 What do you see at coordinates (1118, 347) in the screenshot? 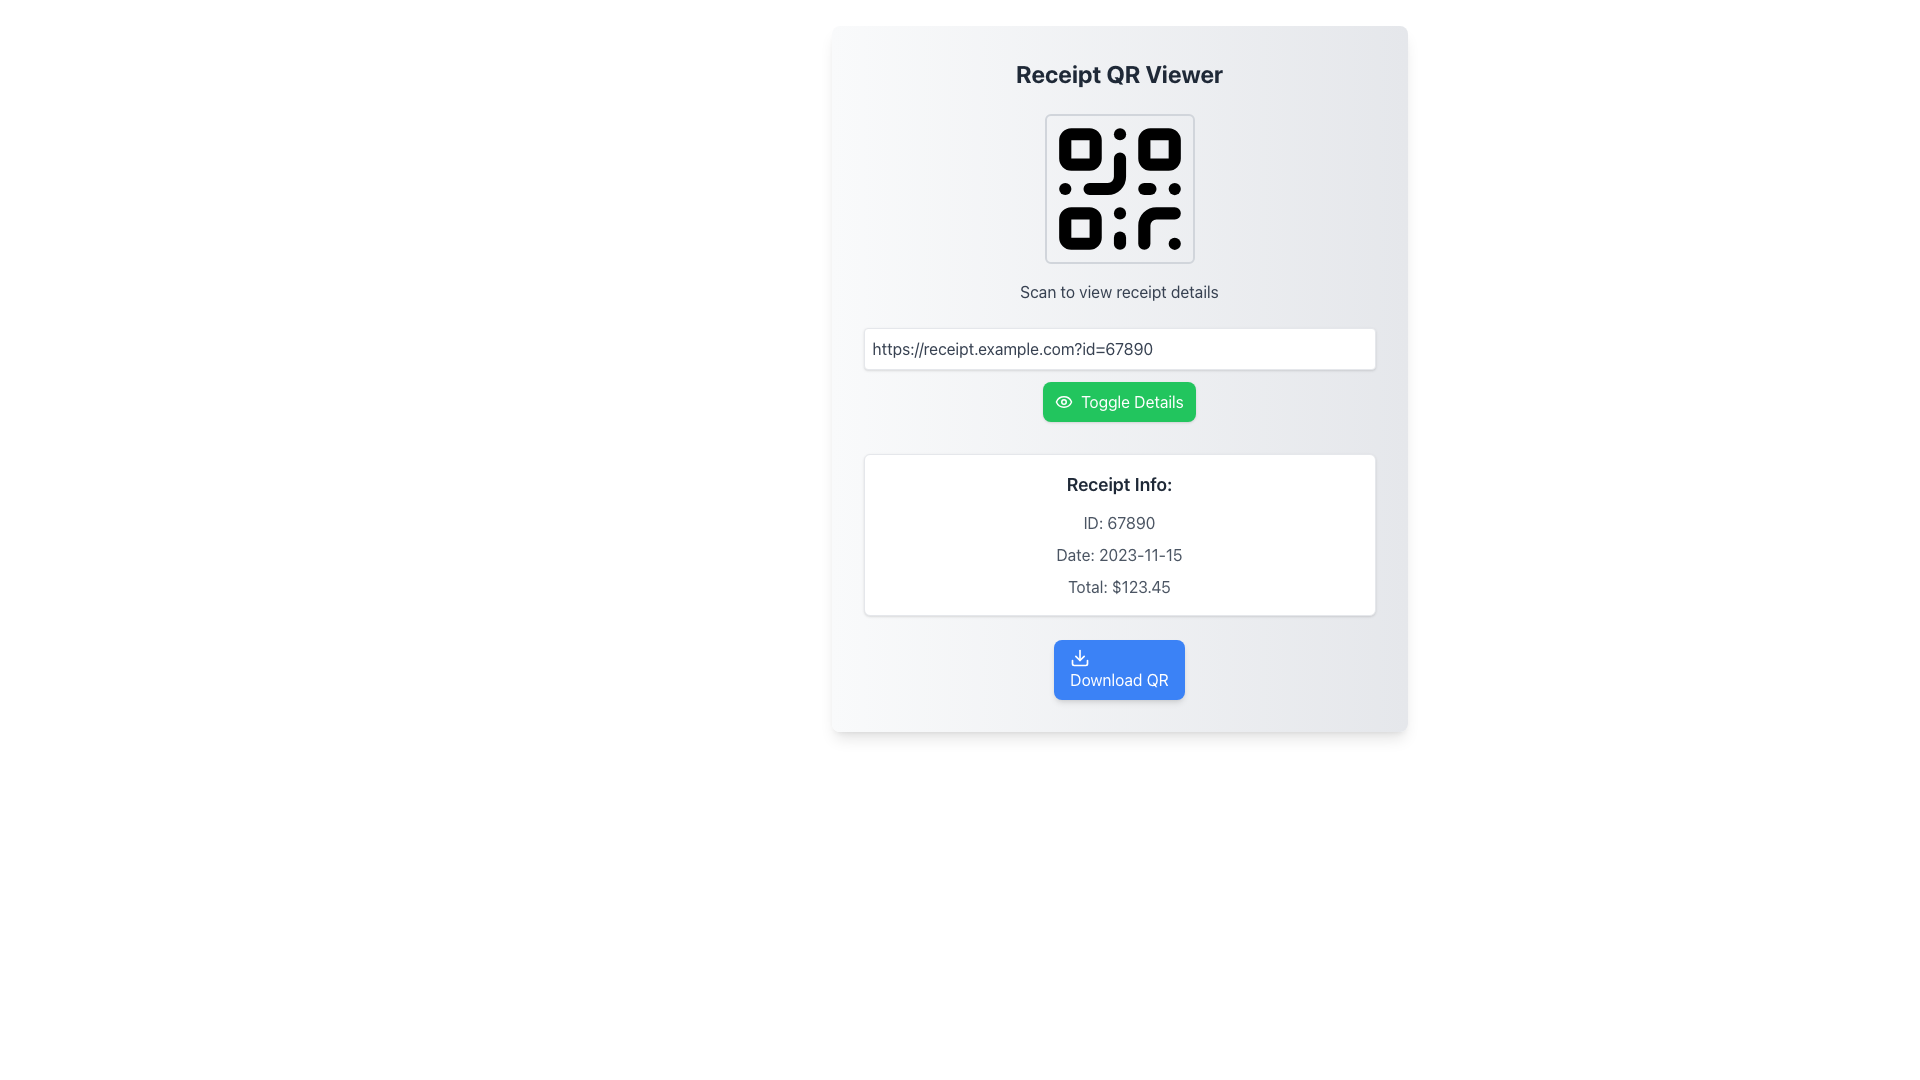
I see `the text input field that displays a link related to receipt details, located above the 'Toggle Details' green button` at bounding box center [1118, 347].